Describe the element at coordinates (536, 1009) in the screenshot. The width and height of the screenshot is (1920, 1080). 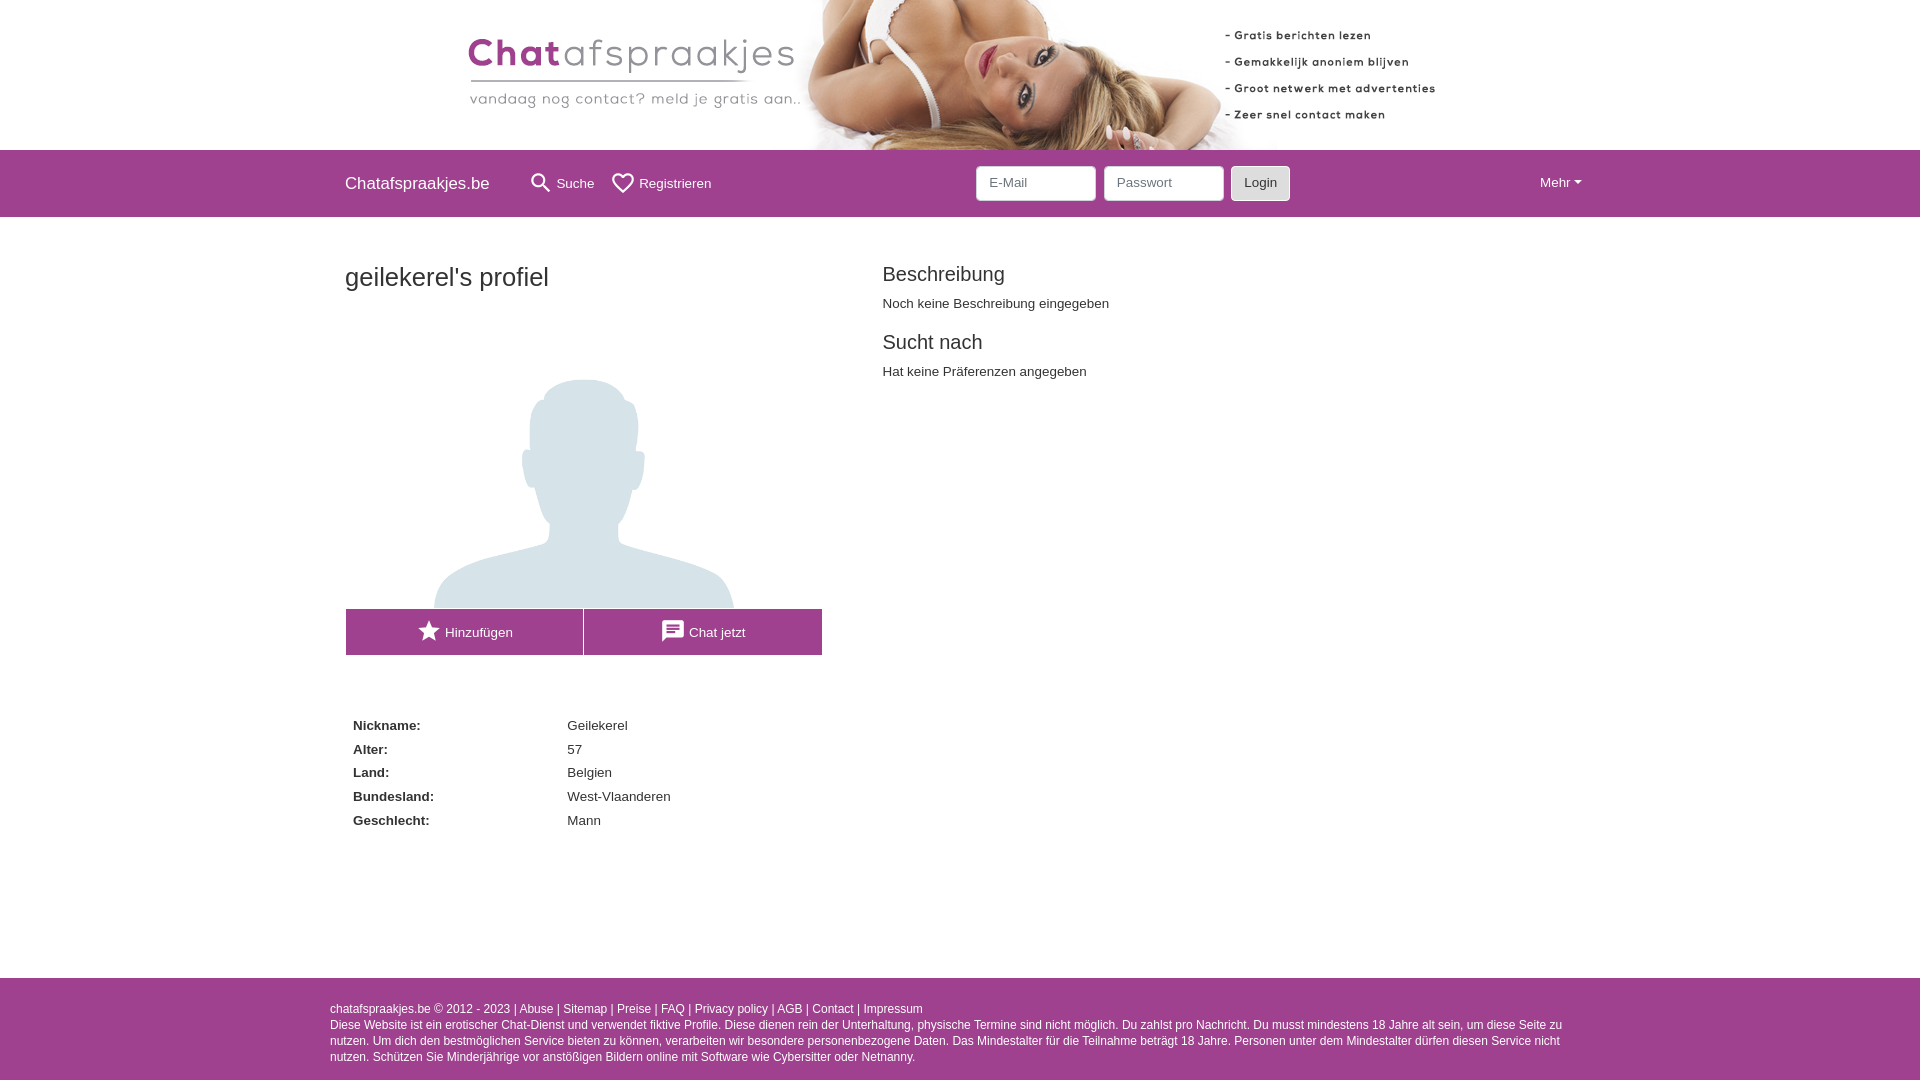
I see `'Abuse'` at that location.